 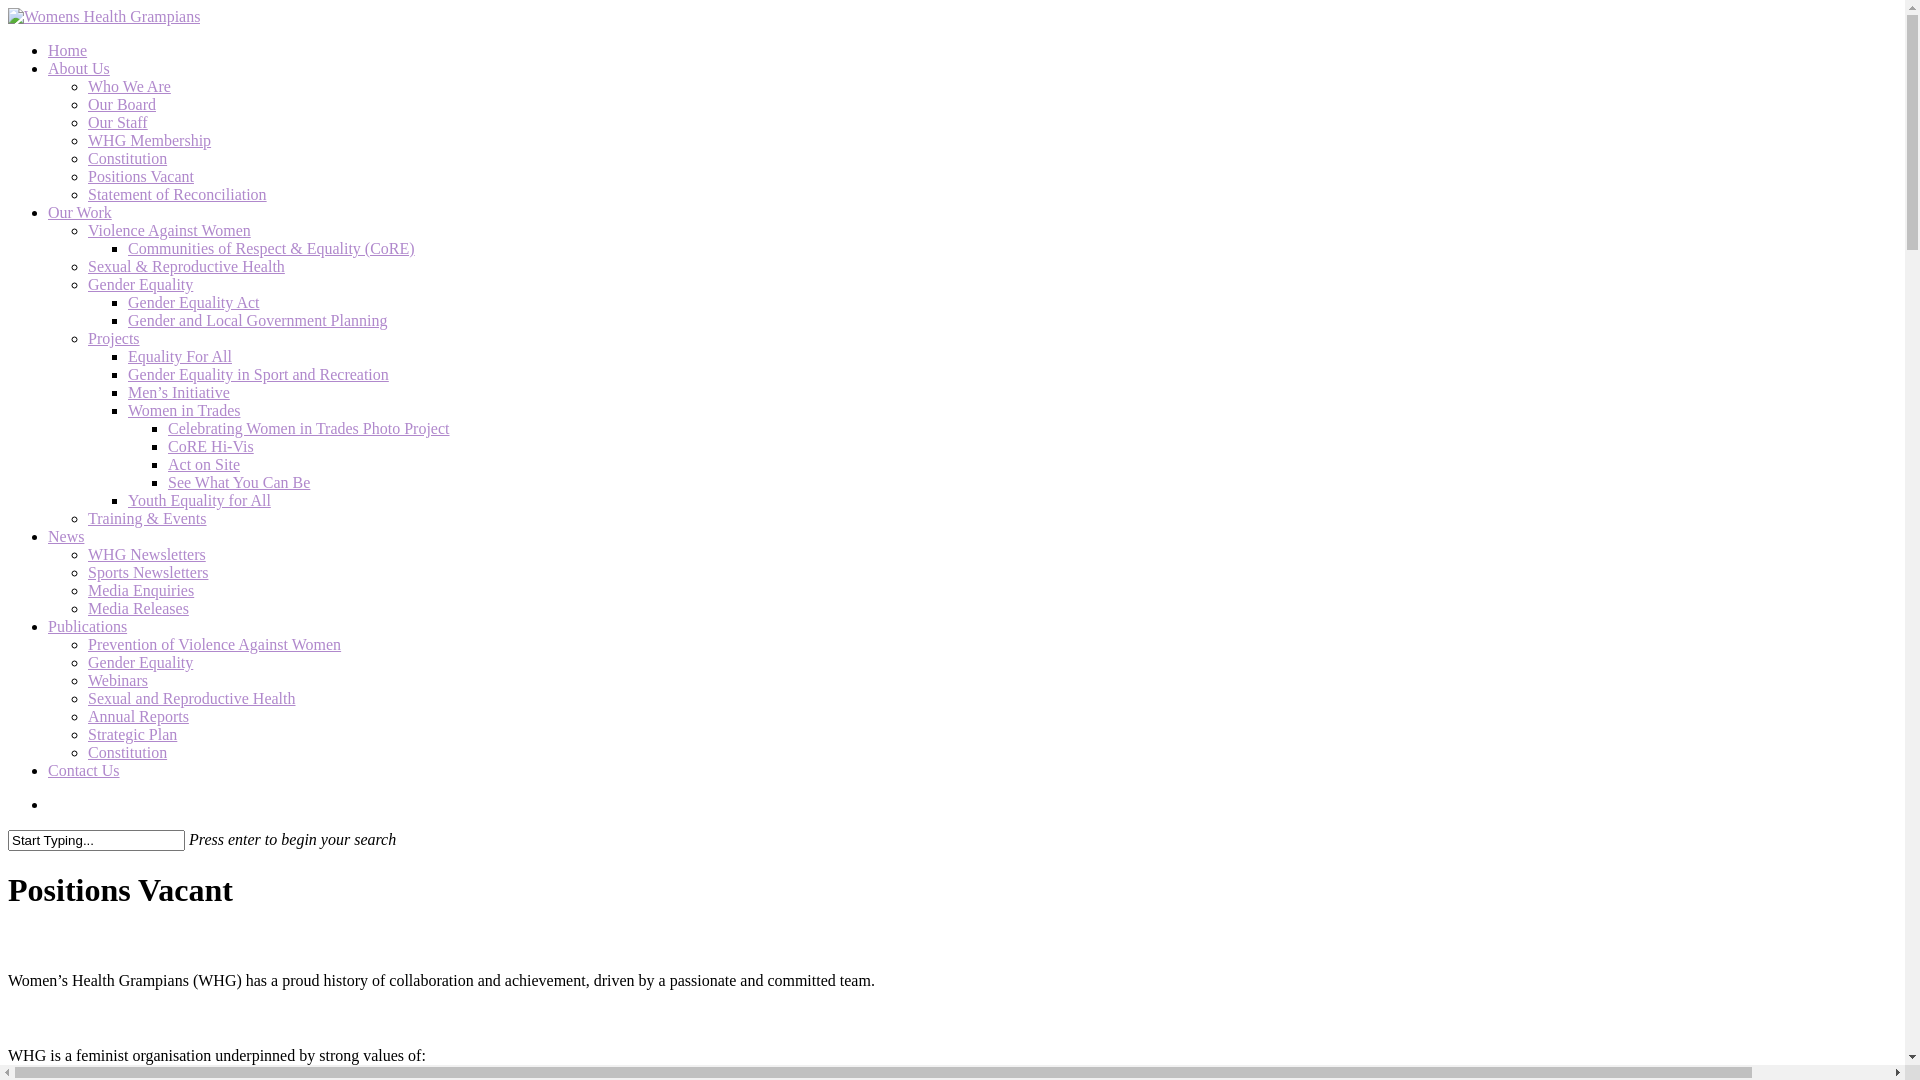 What do you see at coordinates (131, 734) in the screenshot?
I see `'Strategic Plan'` at bounding box center [131, 734].